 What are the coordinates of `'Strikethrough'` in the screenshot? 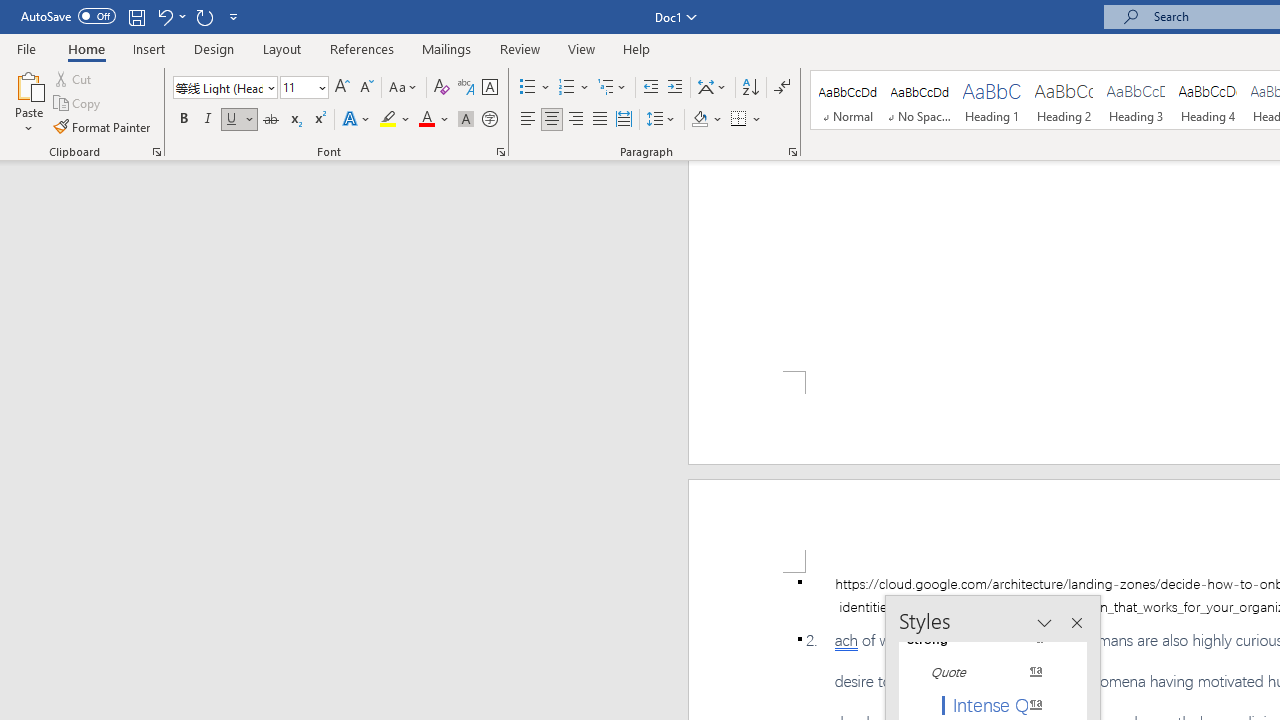 It's located at (269, 119).